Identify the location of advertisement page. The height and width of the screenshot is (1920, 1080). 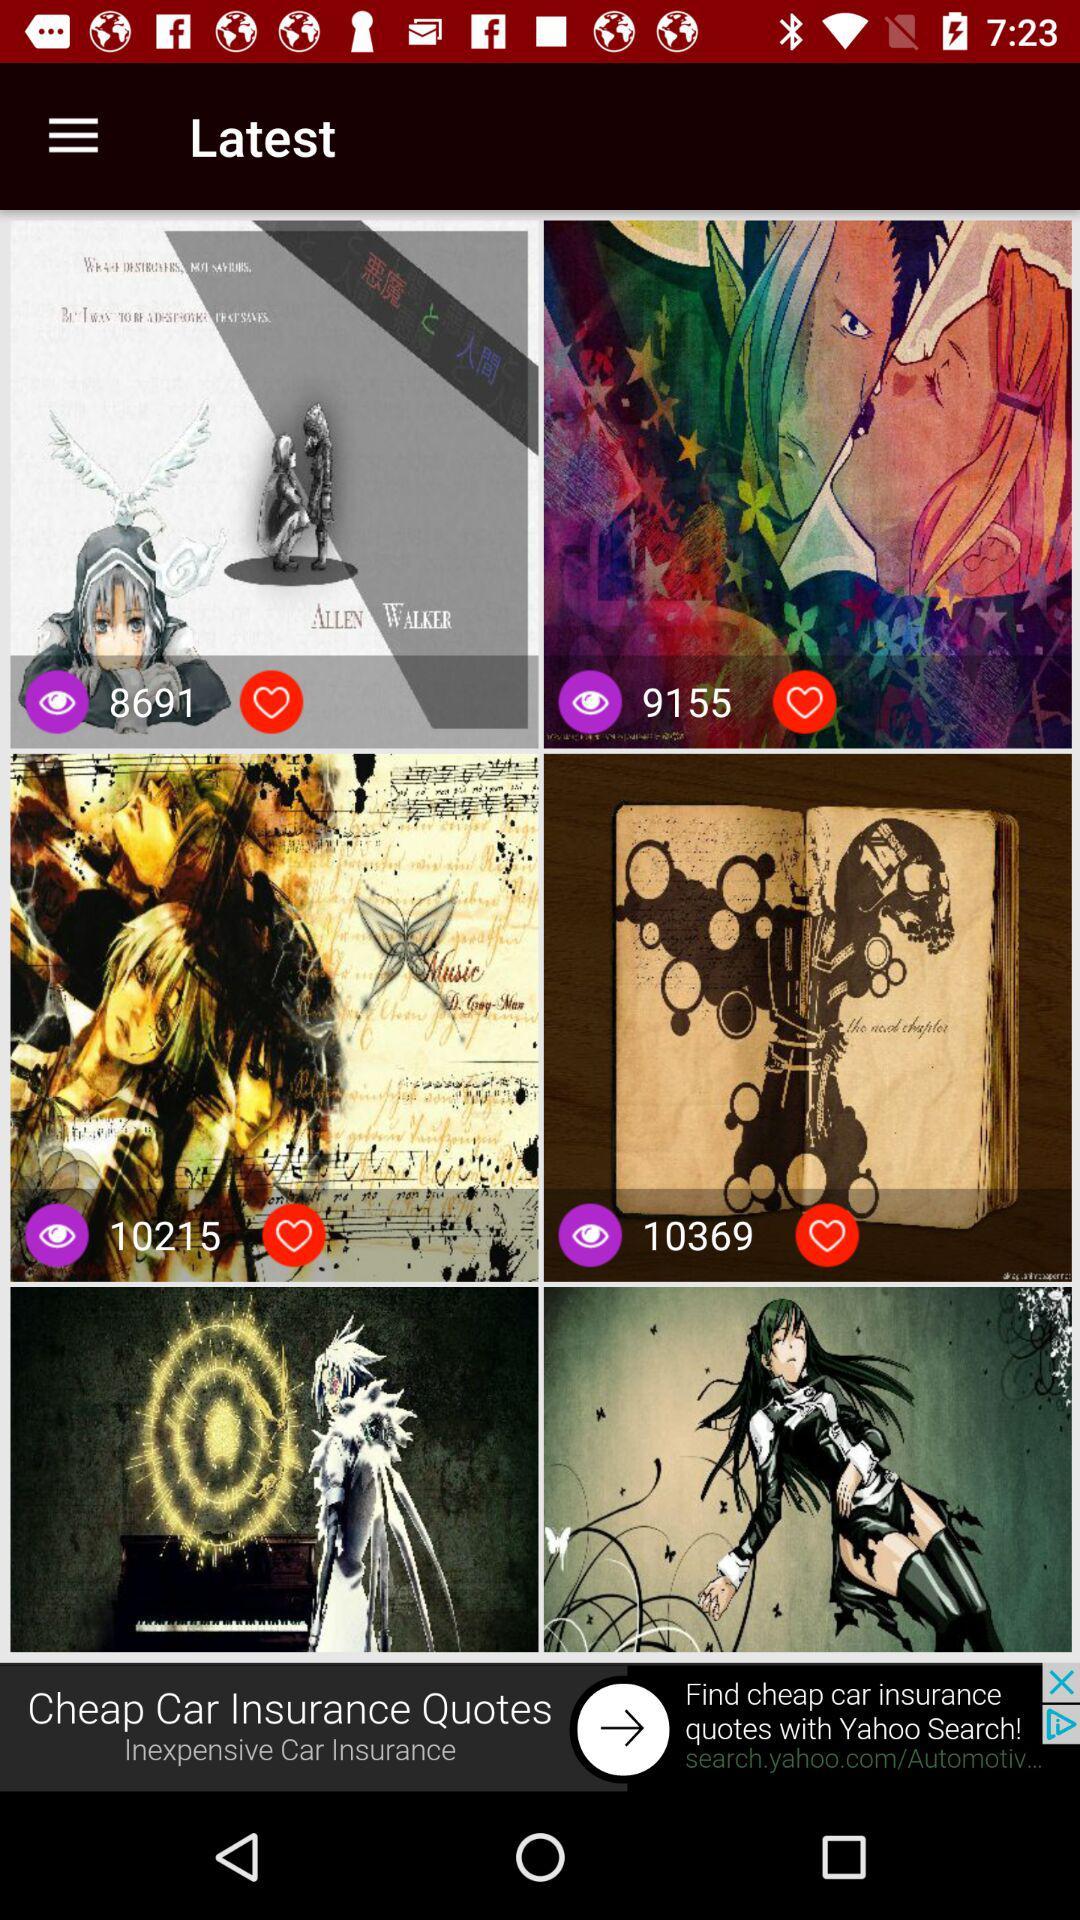
(540, 1727).